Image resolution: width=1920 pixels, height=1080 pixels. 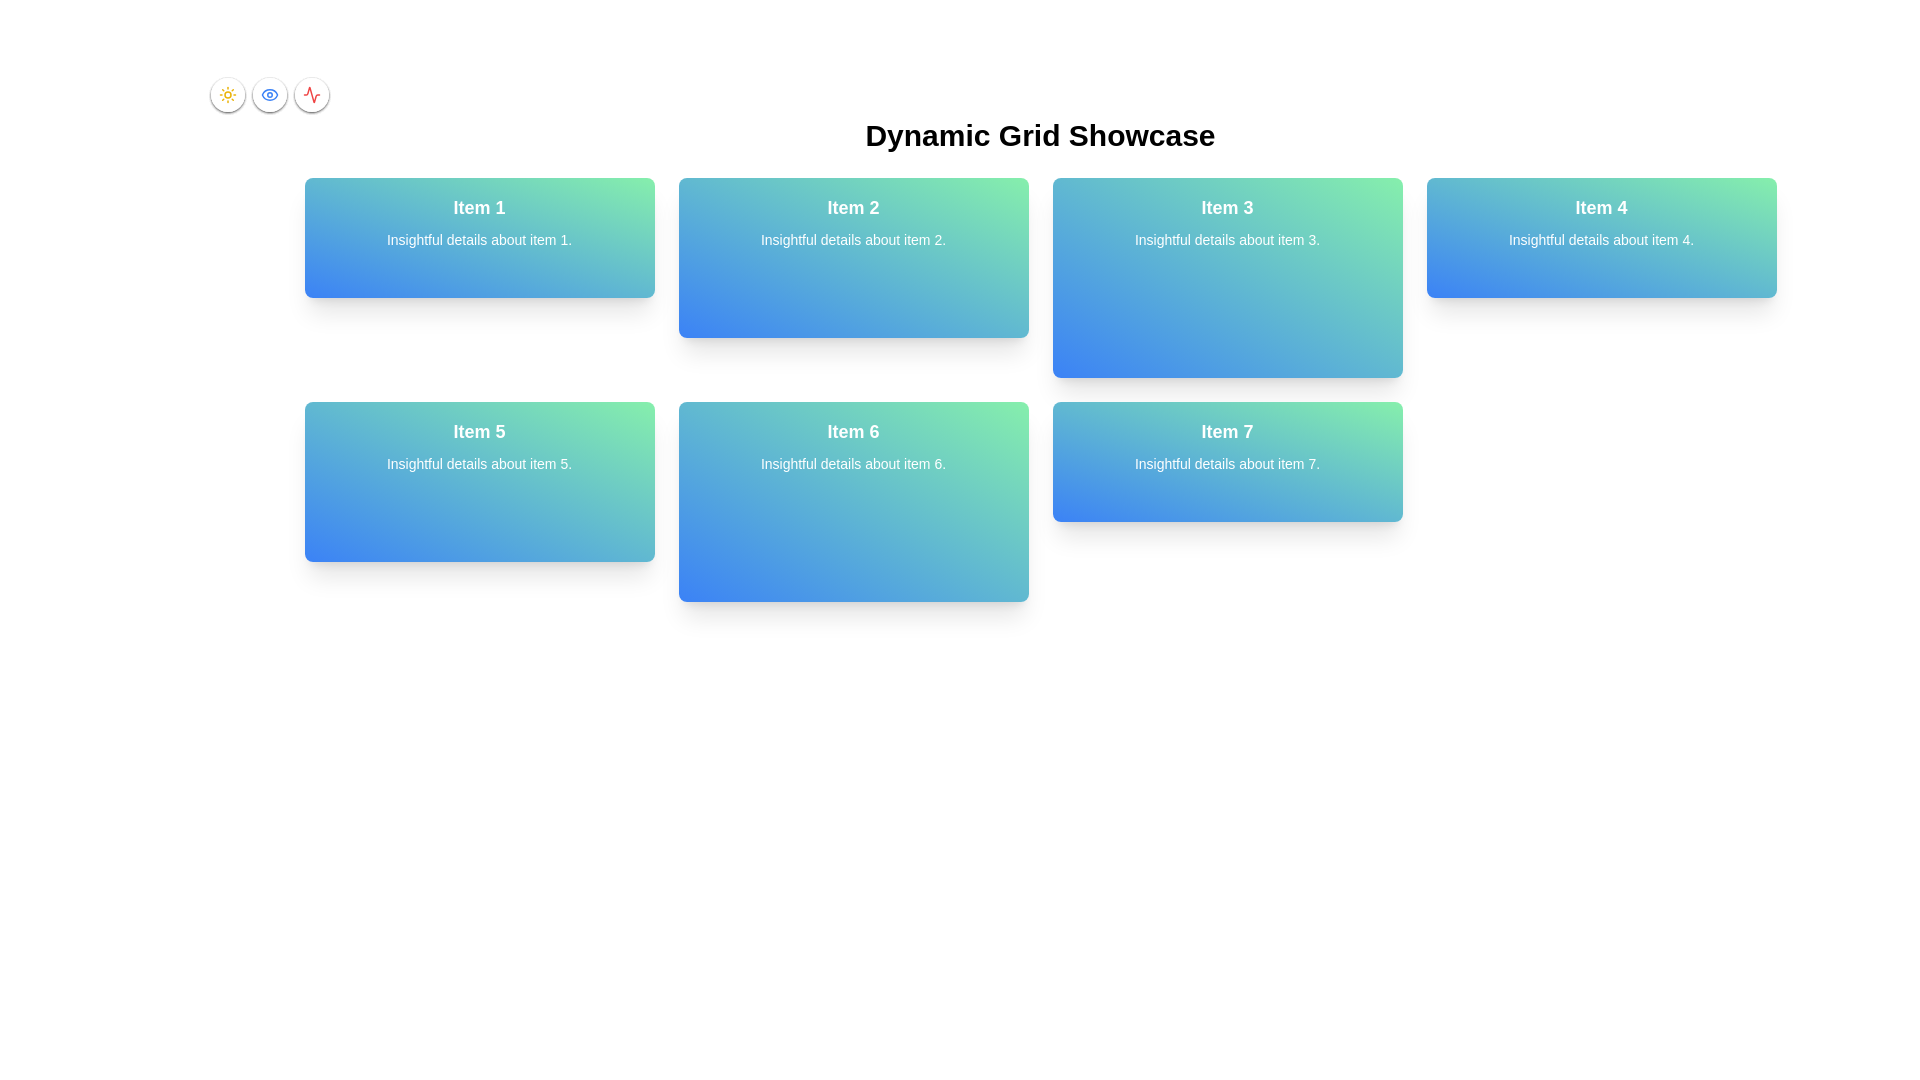 What do you see at coordinates (853, 238) in the screenshot?
I see `text from the Text Label located in the second card from the left in the first row of the grid layout, positioned below the heading 'Item 2'` at bounding box center [853, 238].